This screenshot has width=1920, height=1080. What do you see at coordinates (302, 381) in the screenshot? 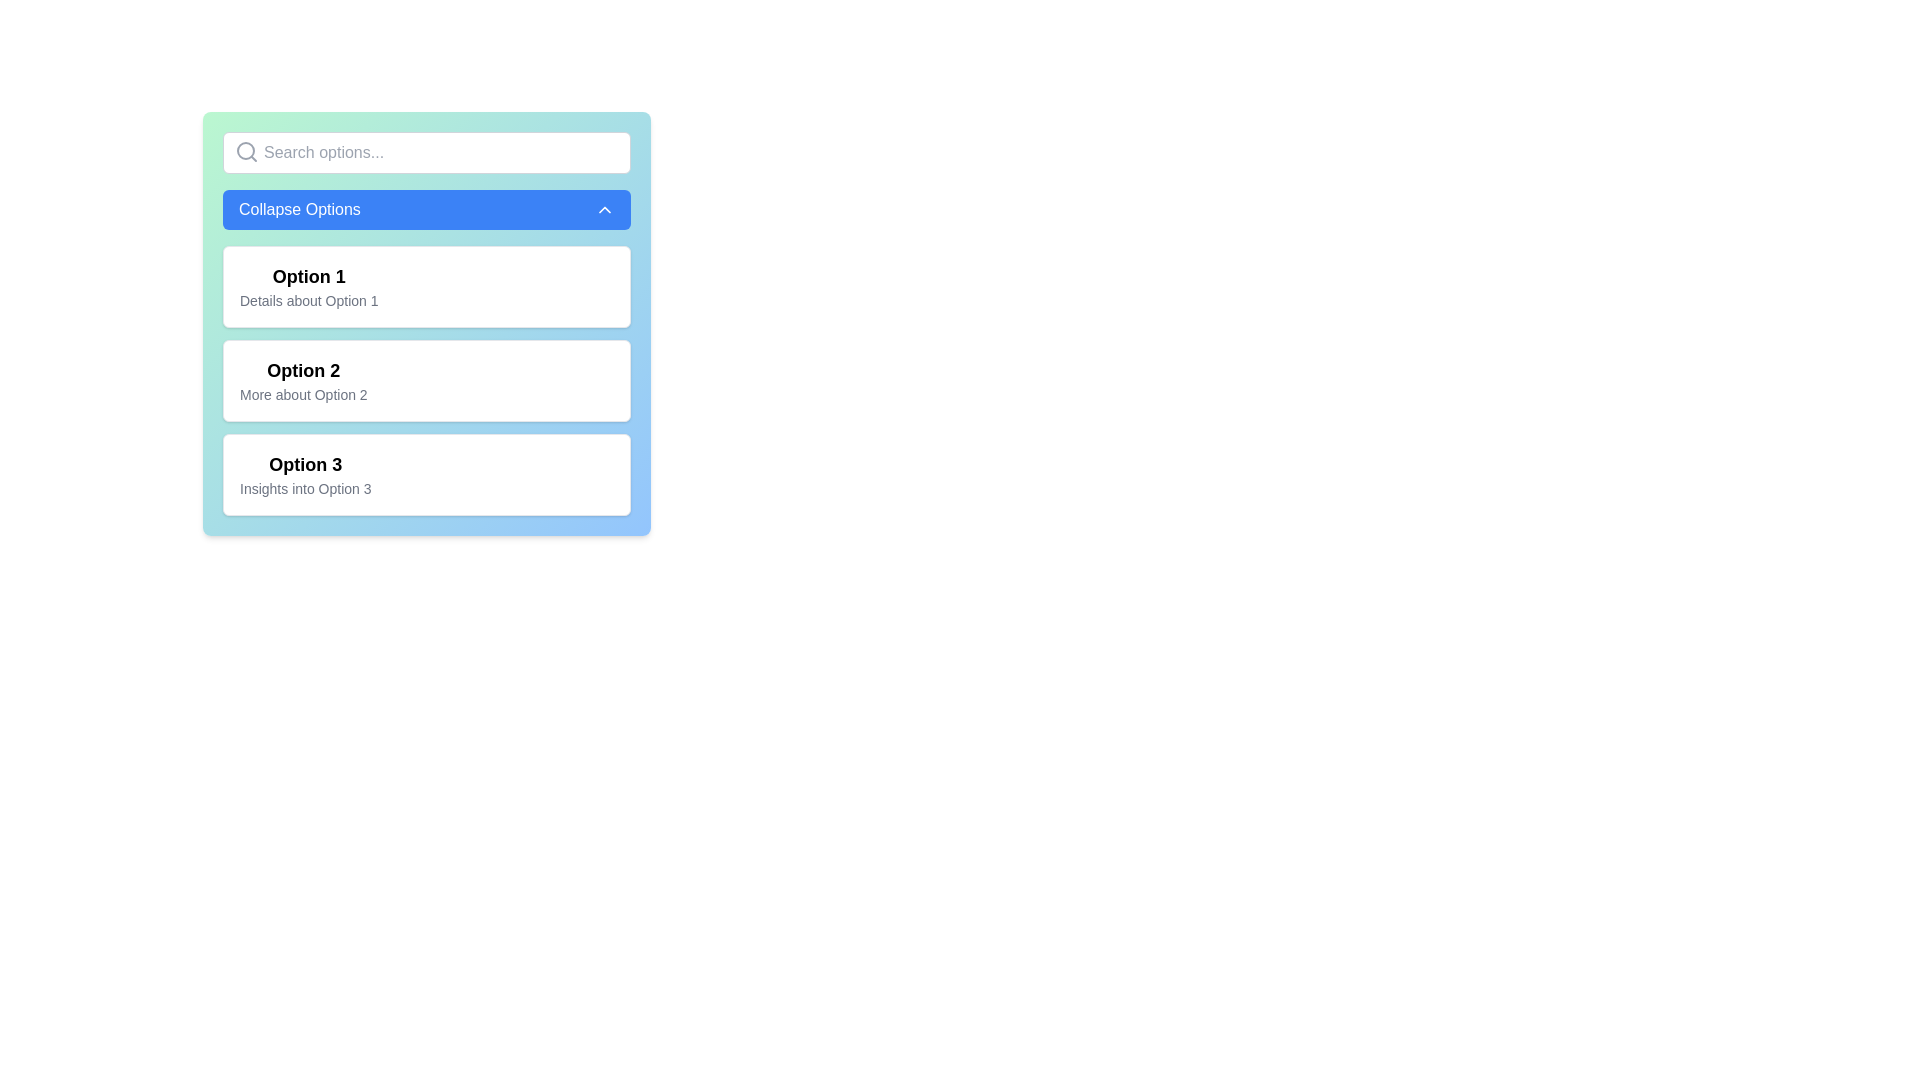
I see `the second list item labeled 'Option 2' with additional text 'More about Option 2'` at bounding box center [302, 381].